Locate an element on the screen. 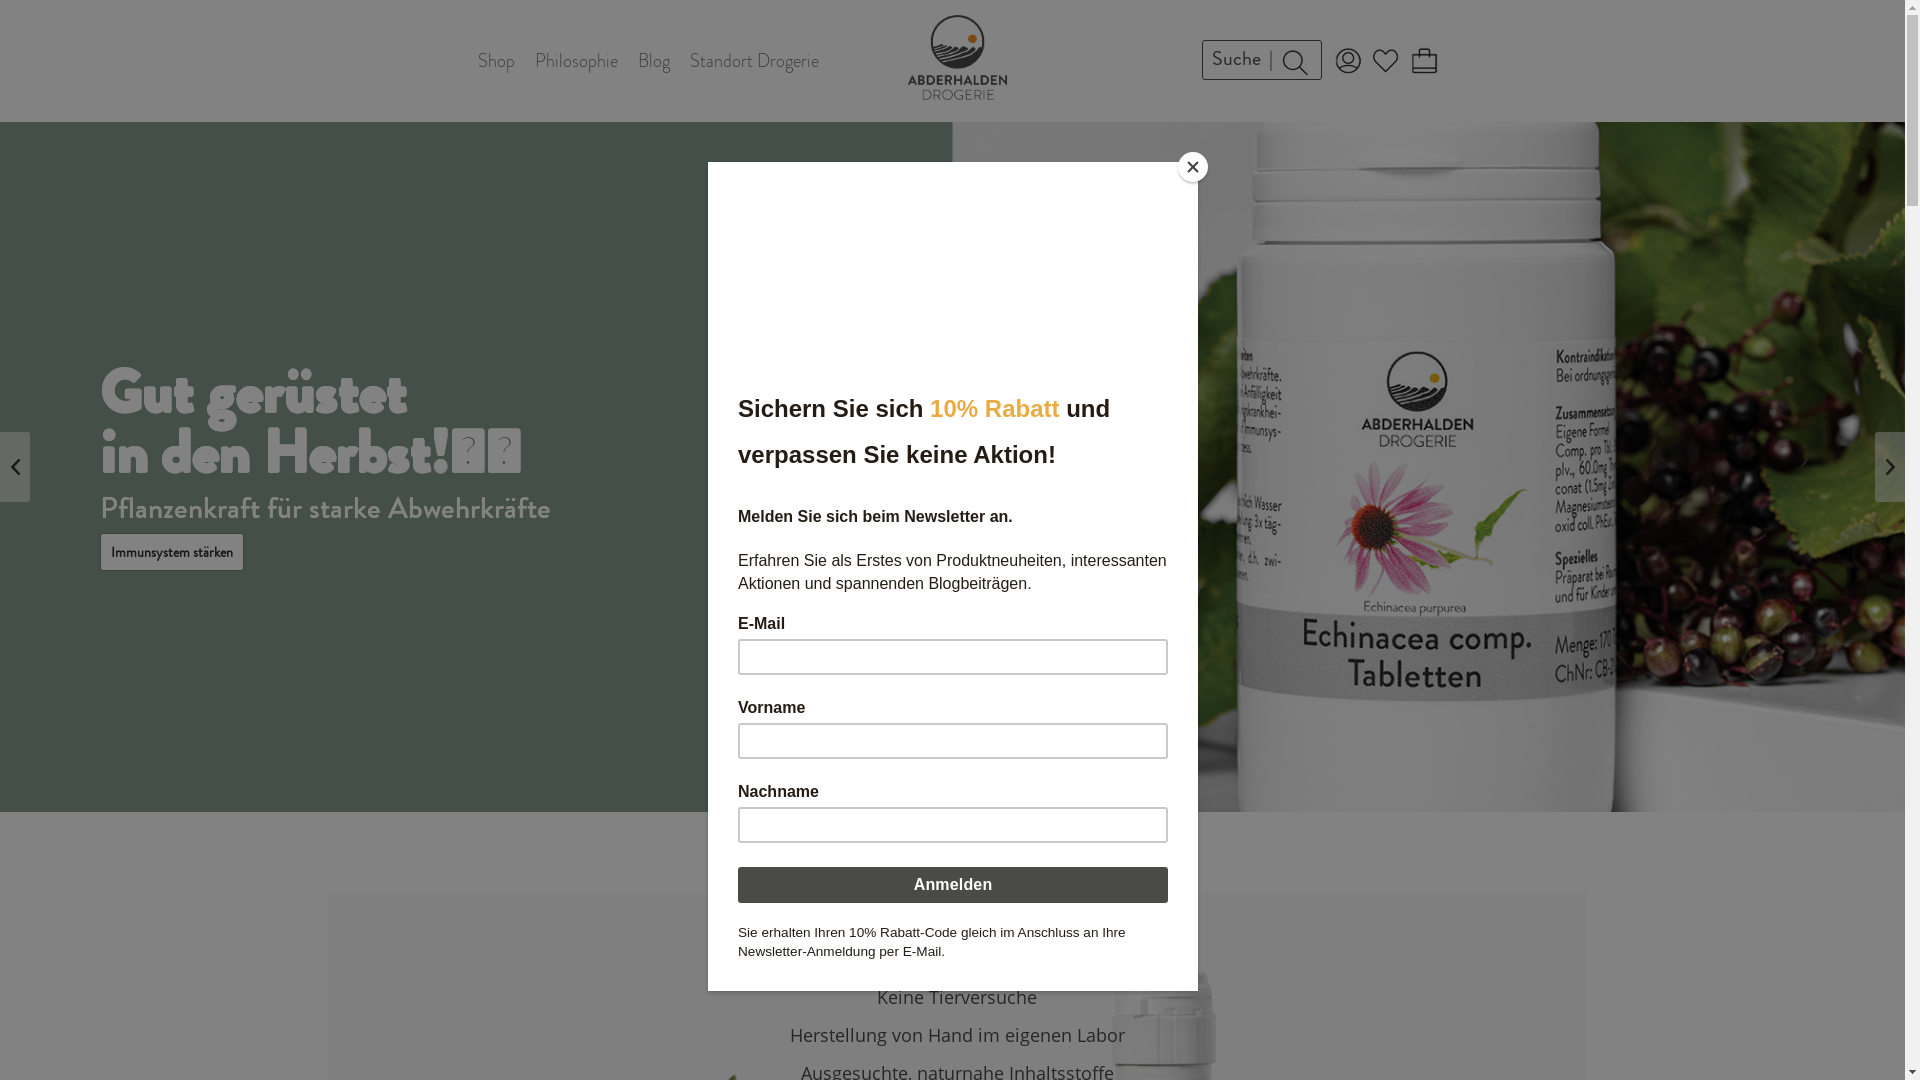 This screenshot has height=1080, width=1920. 'Abderhalden Drogerie AG - zur Startseite wechseln' is located at coordinates (955, 56).